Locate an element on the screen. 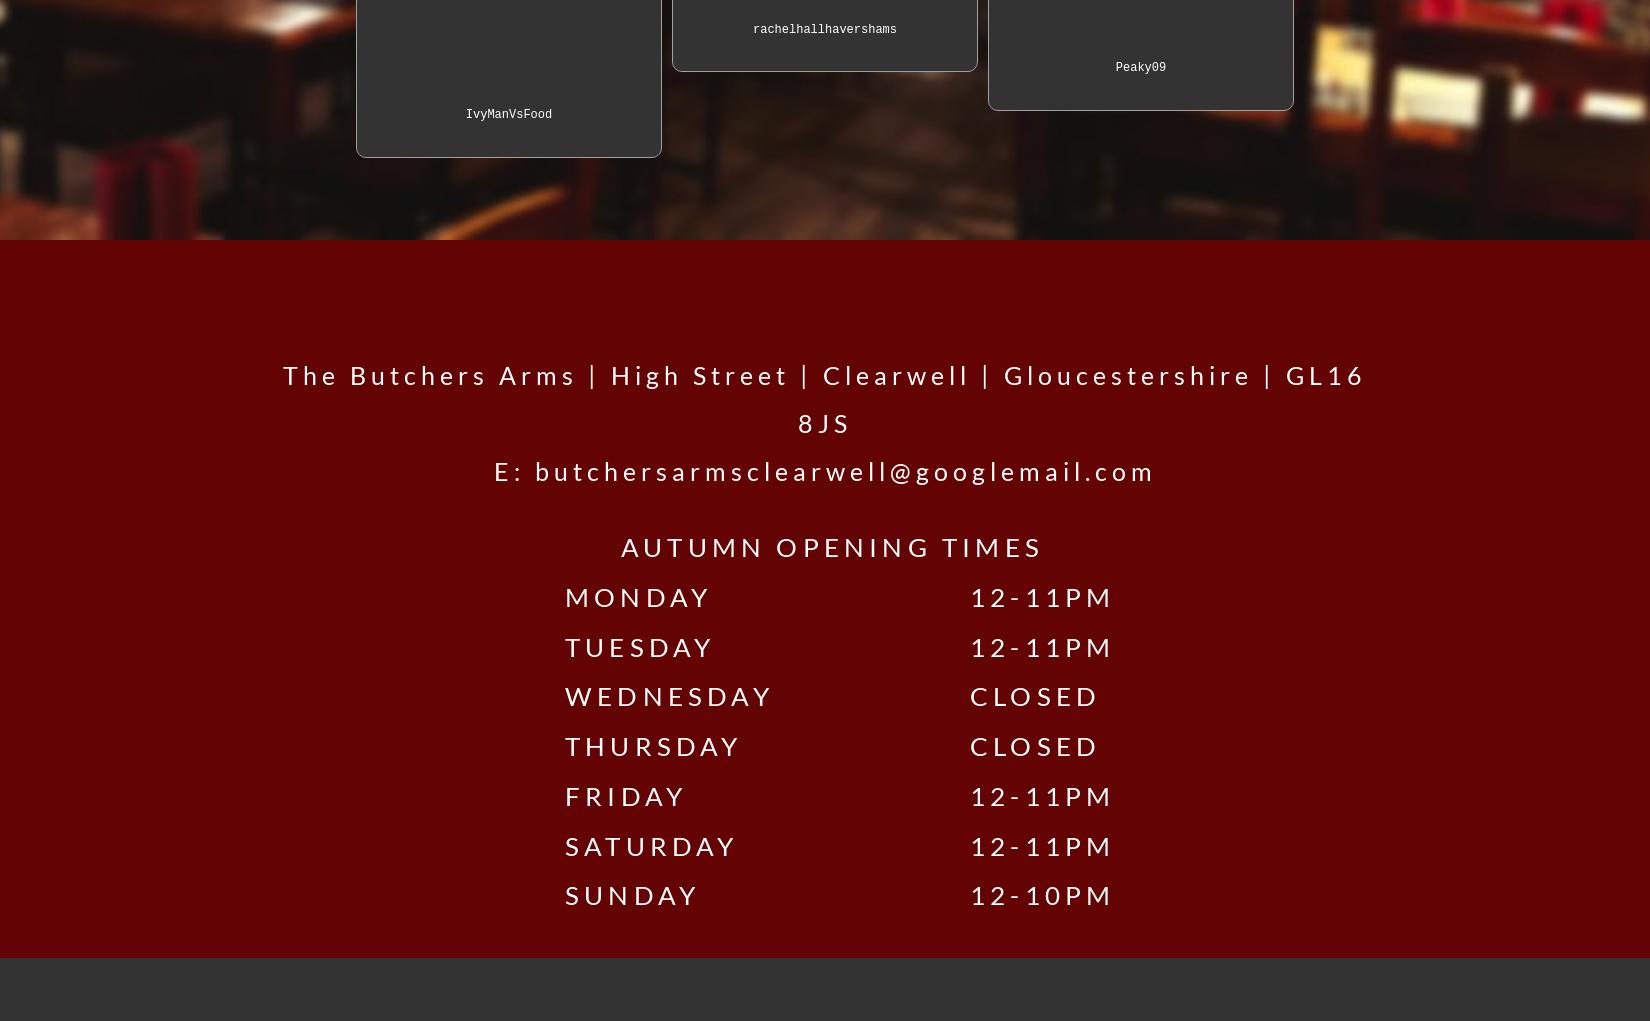  'MONDAY' is located at coordinates (683, 595).